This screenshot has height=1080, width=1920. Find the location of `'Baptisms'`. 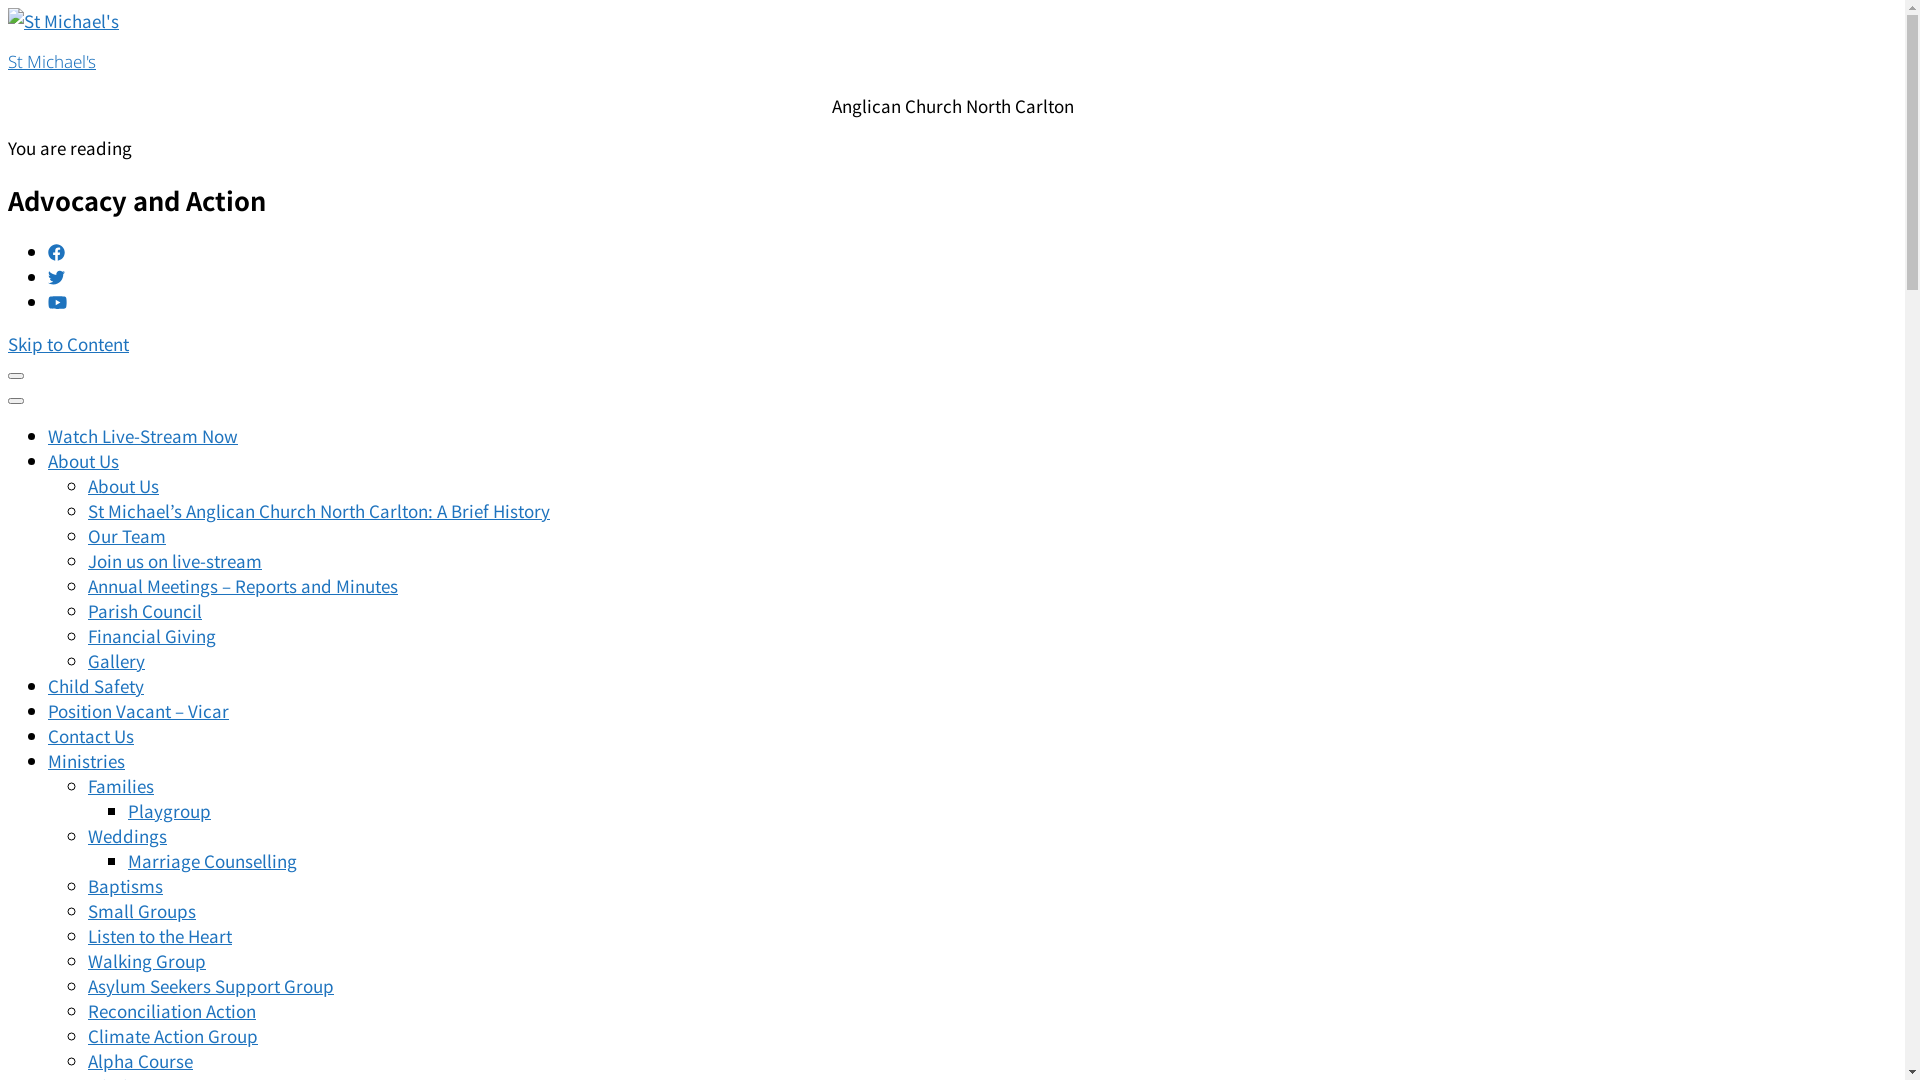

'Baptisms' is located at coordinates (124, 884).